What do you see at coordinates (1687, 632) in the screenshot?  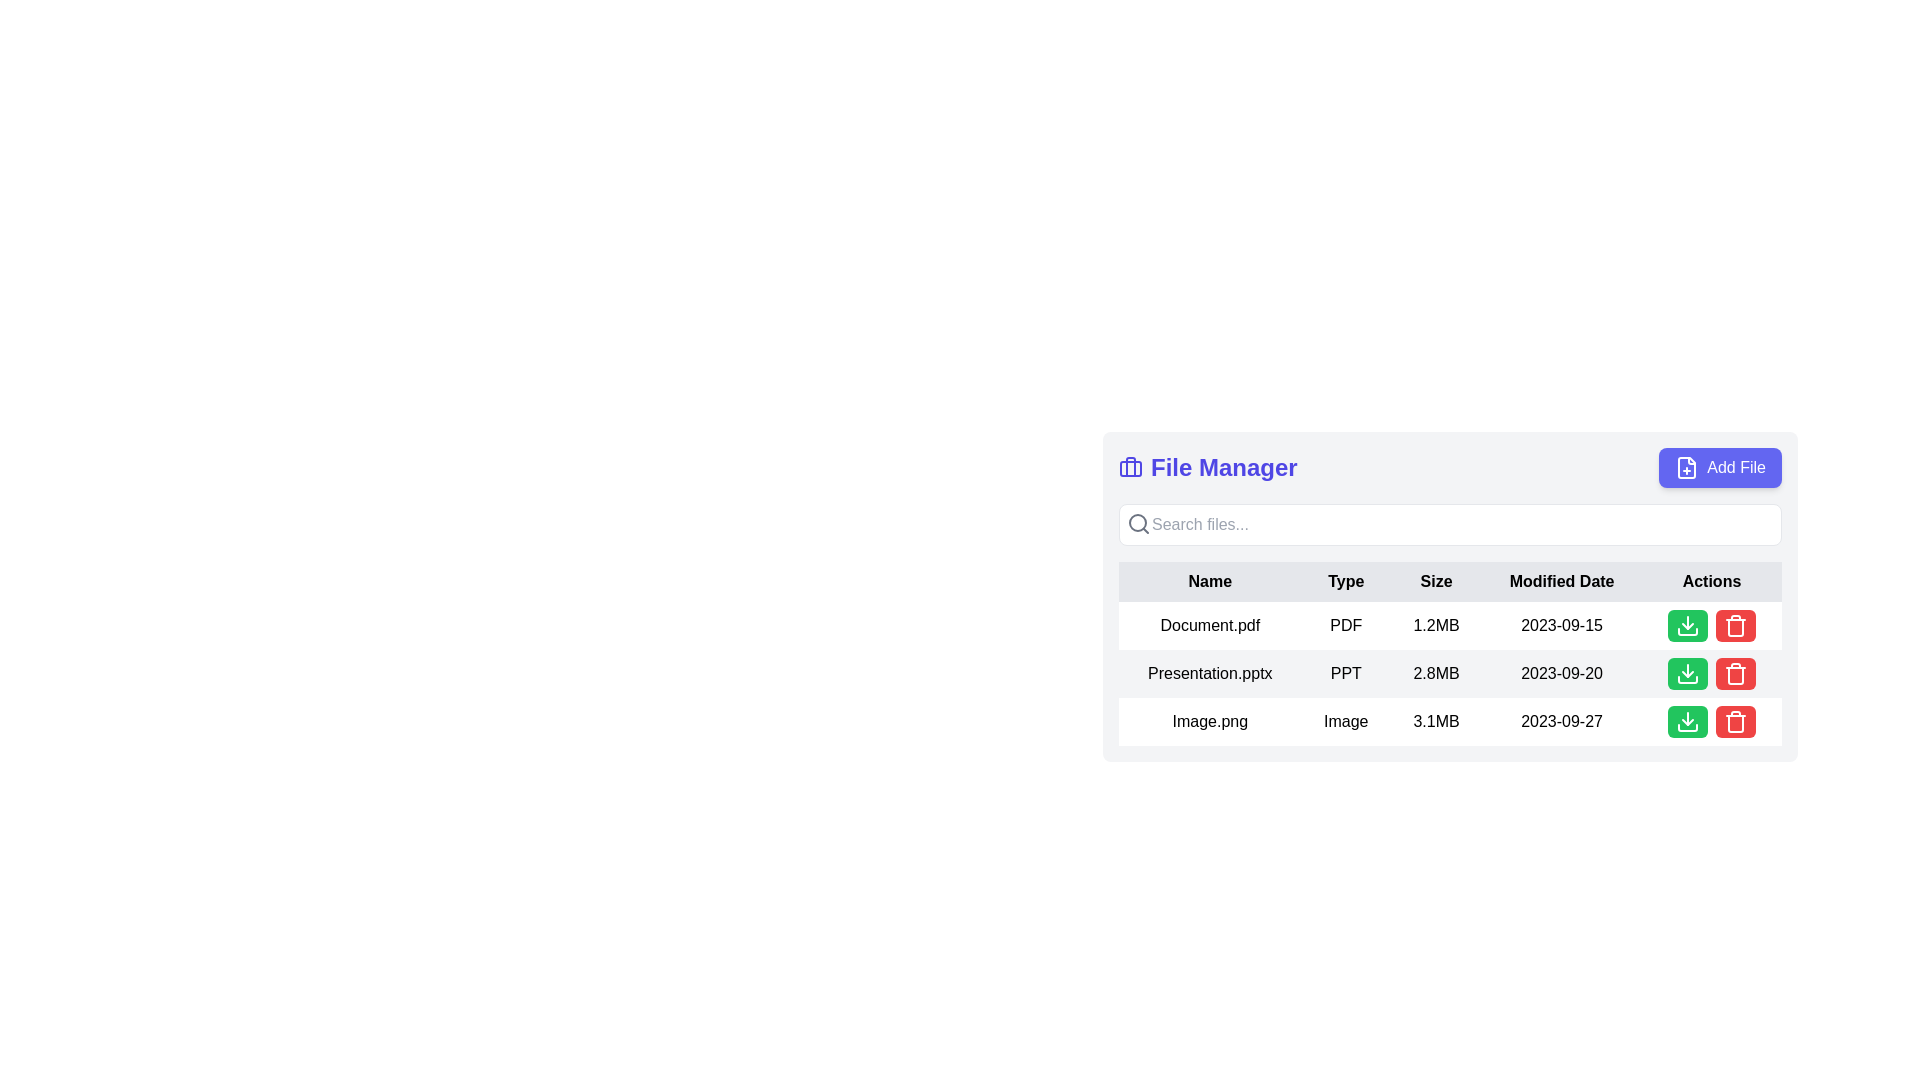 I see `the lower horizontal line of the download icon, which is styled as a decorative element and located in the first row under the 'Actions' column next to 'Document.pdf'` at bounding box center [1687, 632].